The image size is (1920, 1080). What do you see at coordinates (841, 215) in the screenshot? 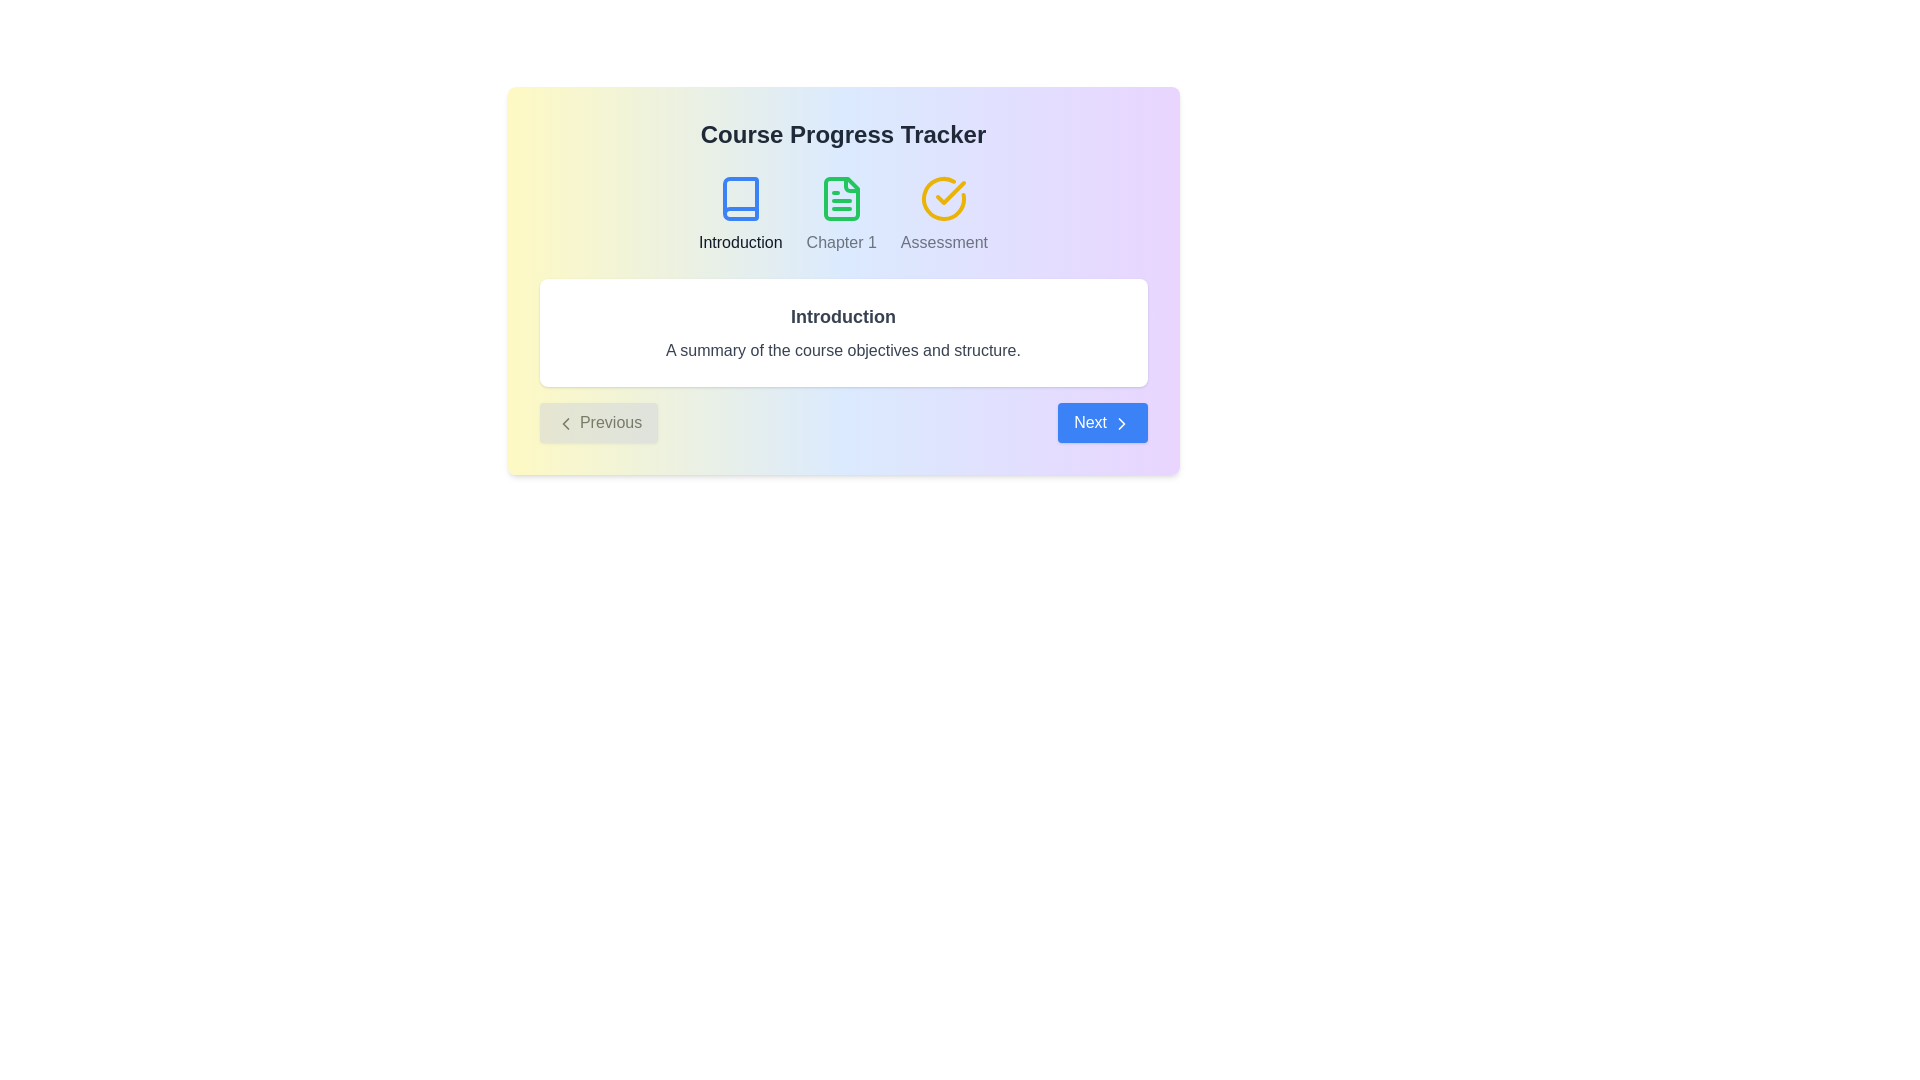
I see `the step labeled Chapter 1 in the course progress stepper` at bounding box center [841, 215].